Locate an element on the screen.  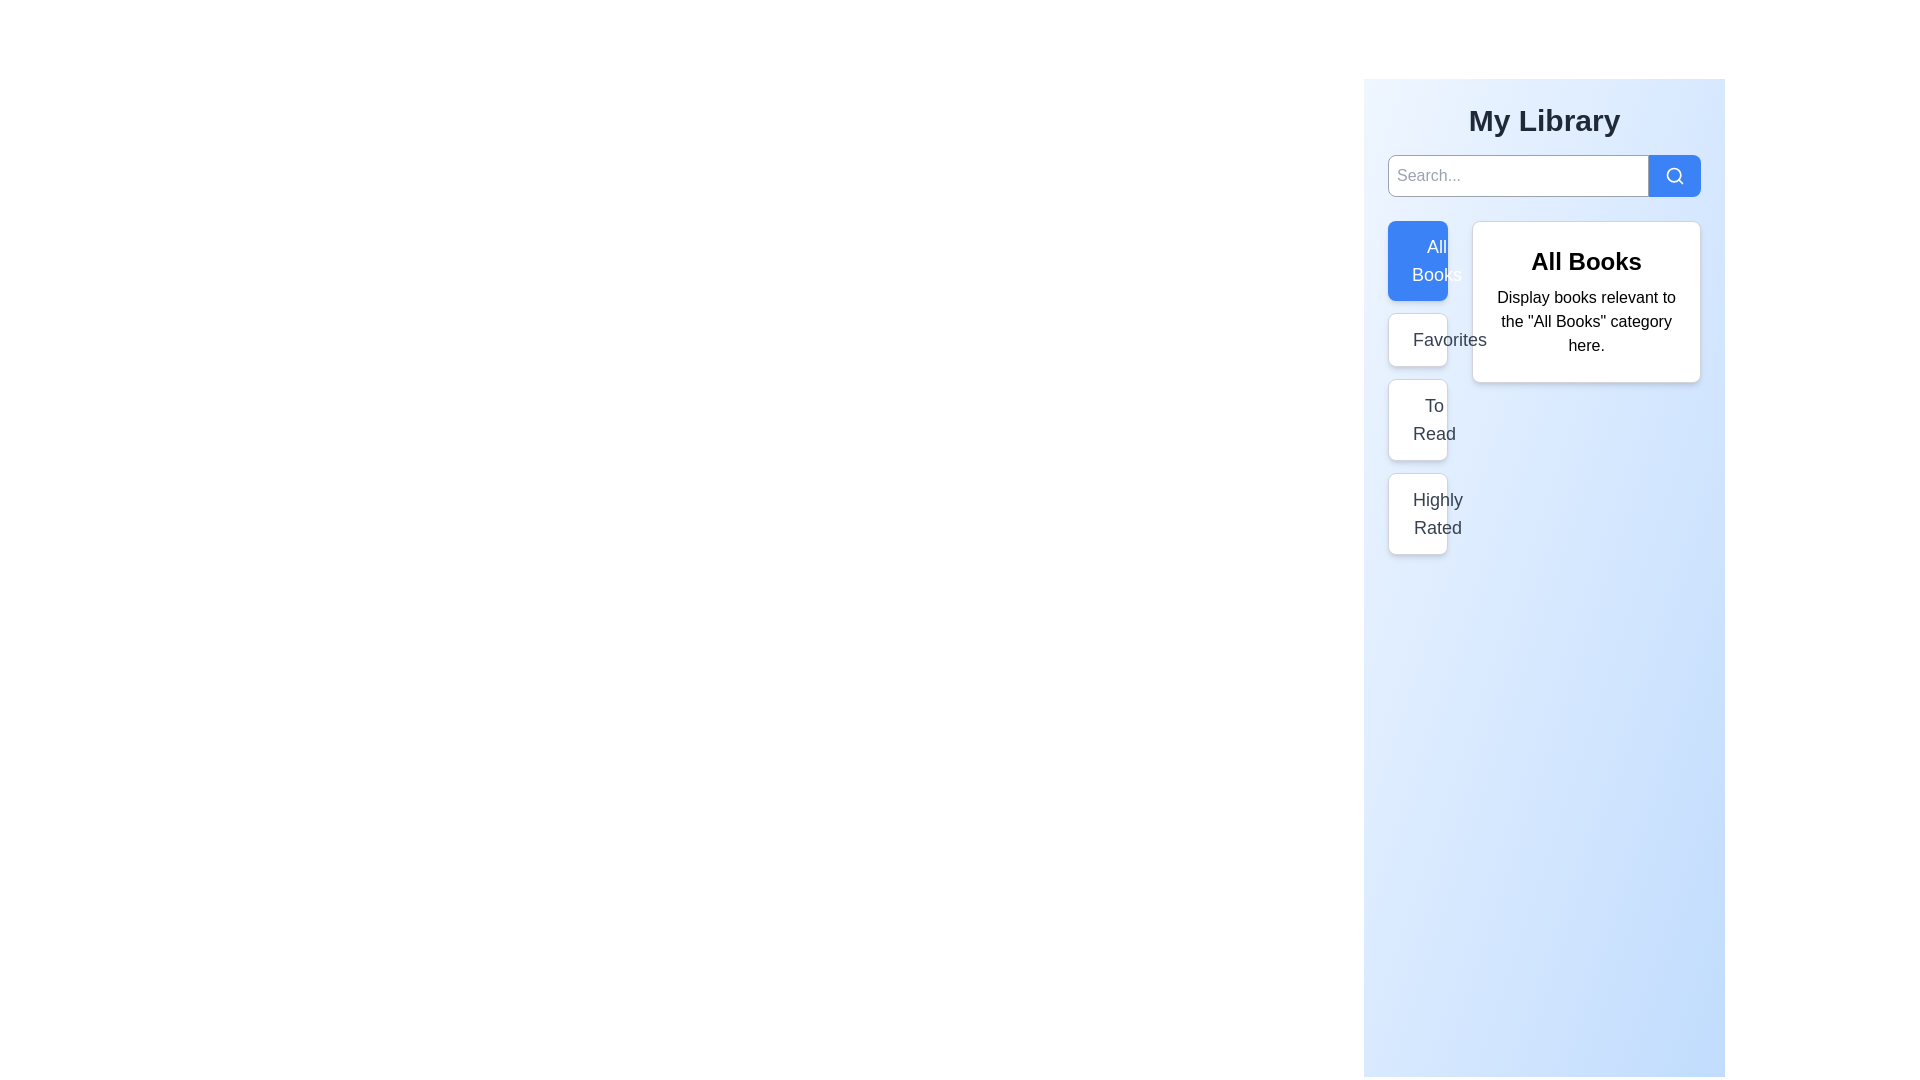
the 'To Read' button located below the 'Favorites' button and above the 'Highly Rated' button in the navigational menu under 'My Library' is located at coordinates (1417, 419).